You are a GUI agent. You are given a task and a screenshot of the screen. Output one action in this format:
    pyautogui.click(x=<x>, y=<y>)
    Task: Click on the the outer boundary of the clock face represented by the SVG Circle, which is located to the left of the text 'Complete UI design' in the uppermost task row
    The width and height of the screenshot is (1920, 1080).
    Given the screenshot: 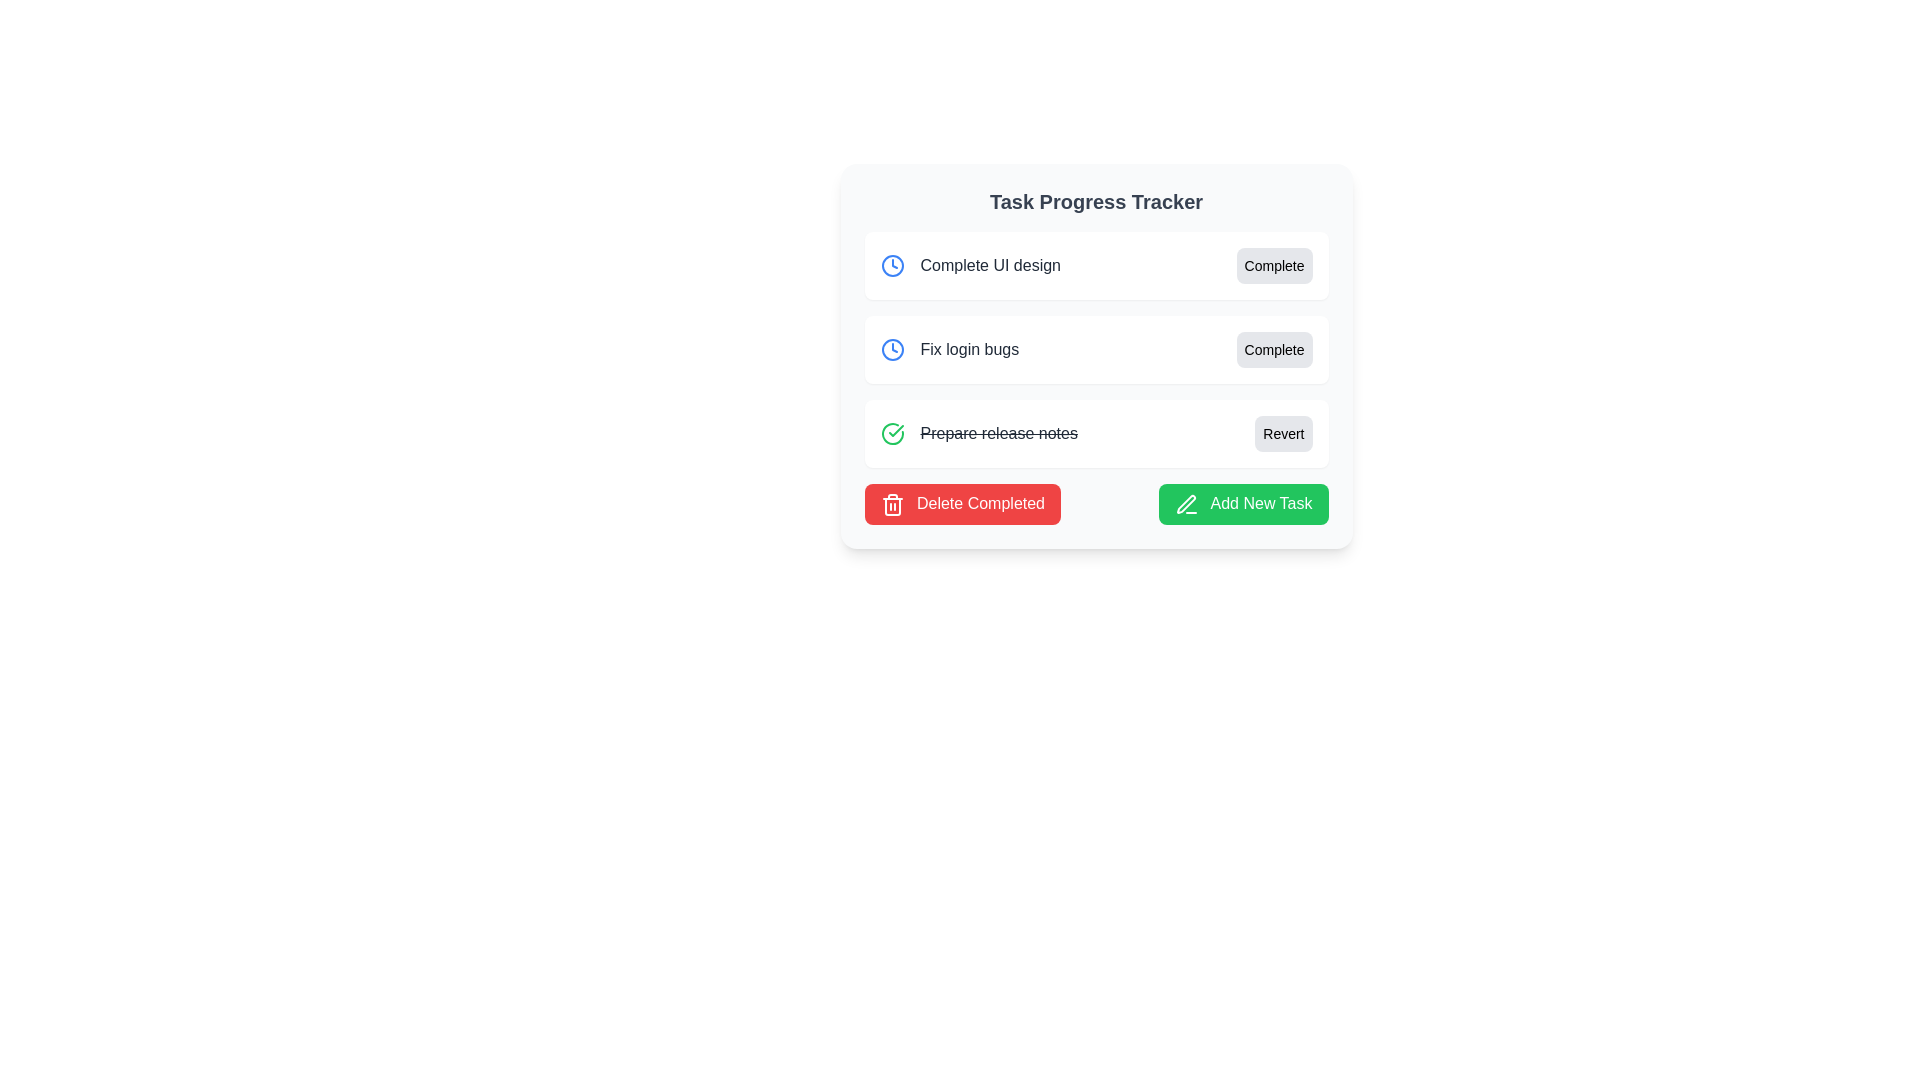 What is the action you would take?
    pyautogui.click(x=891, y=349)
    